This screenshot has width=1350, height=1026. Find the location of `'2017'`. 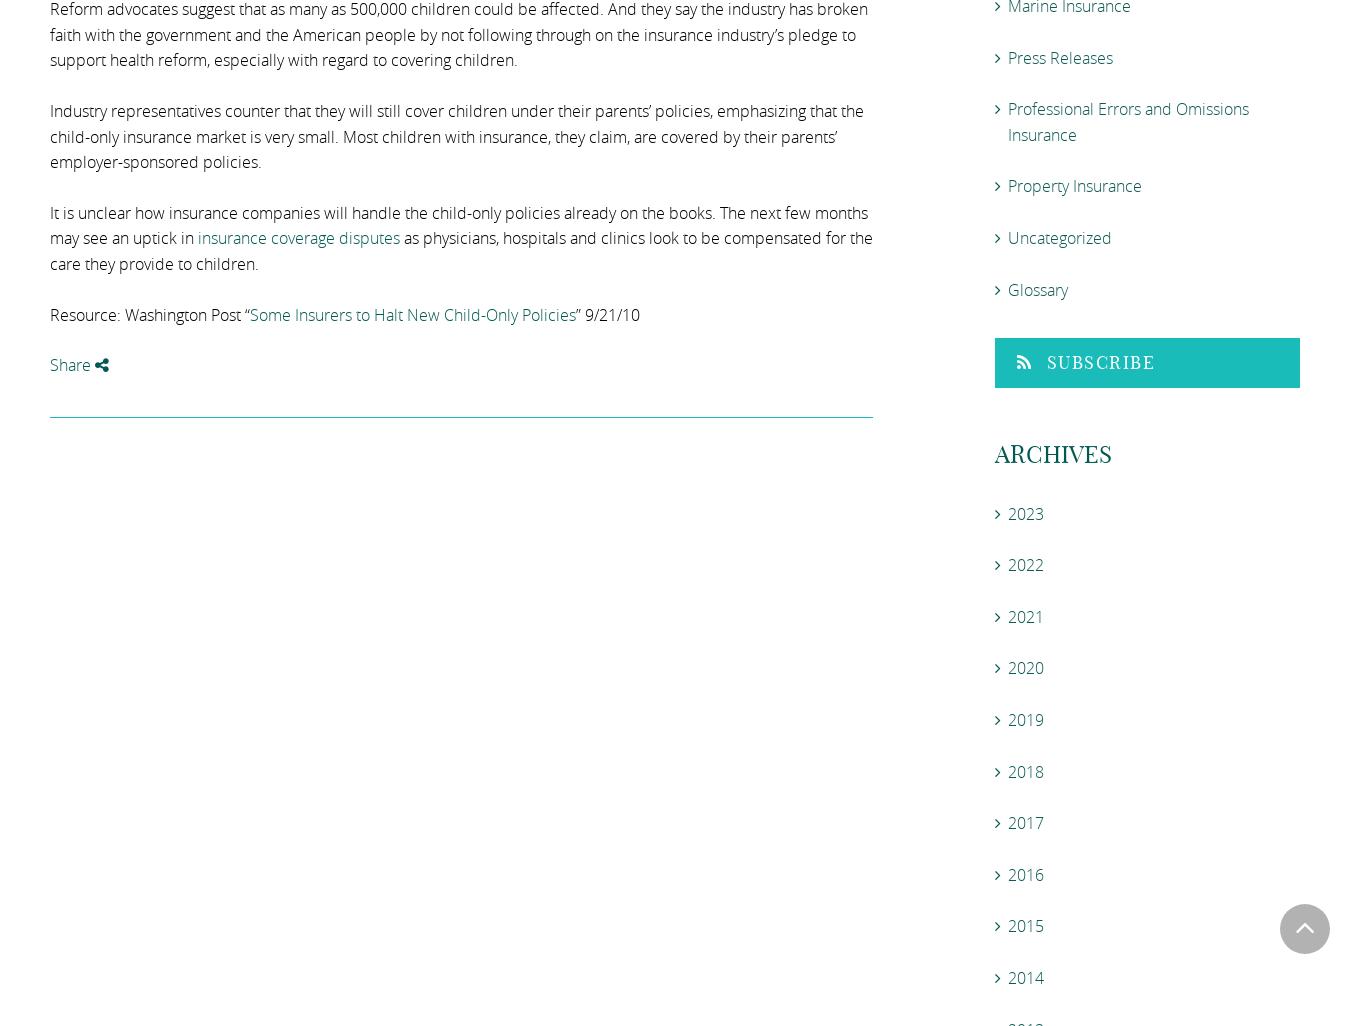

'2017' is located at coordinates (1007, 822).